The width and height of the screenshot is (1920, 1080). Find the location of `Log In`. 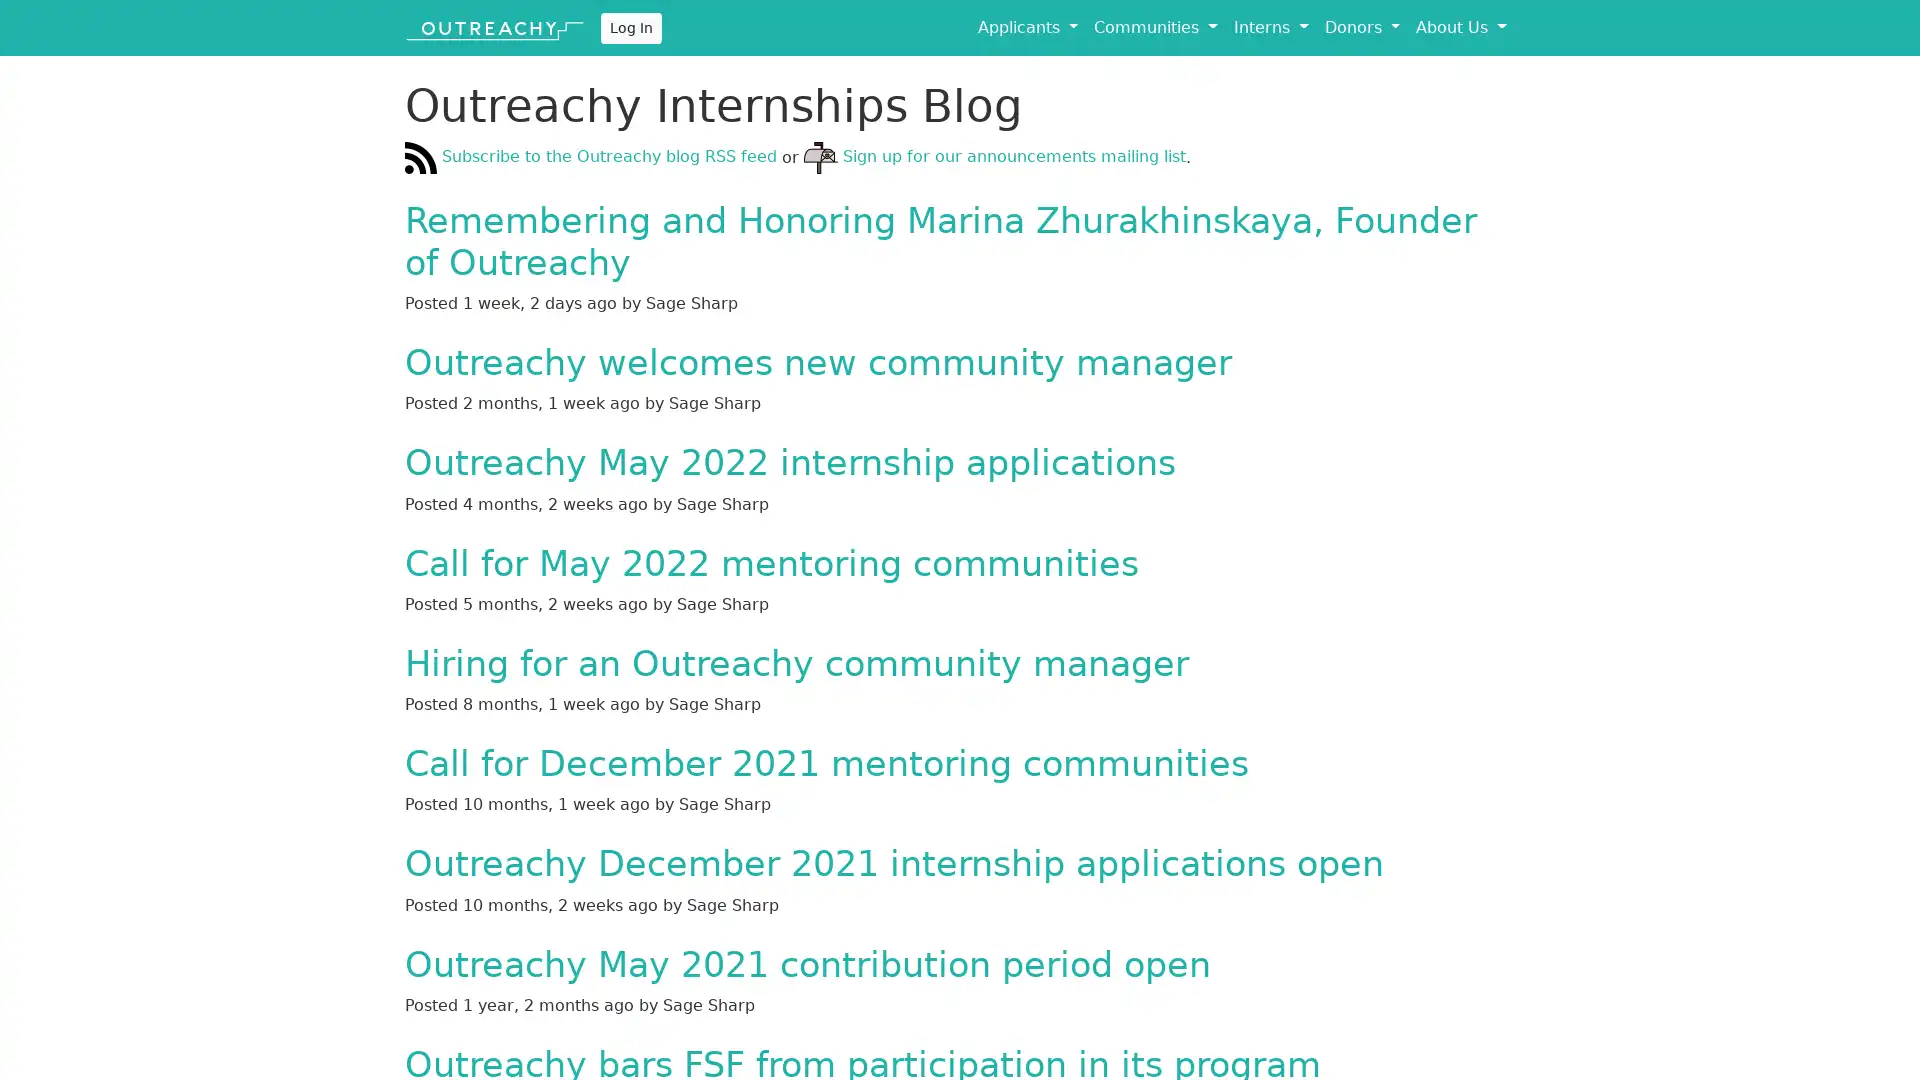

Log In is located at coordinates (630, 27).